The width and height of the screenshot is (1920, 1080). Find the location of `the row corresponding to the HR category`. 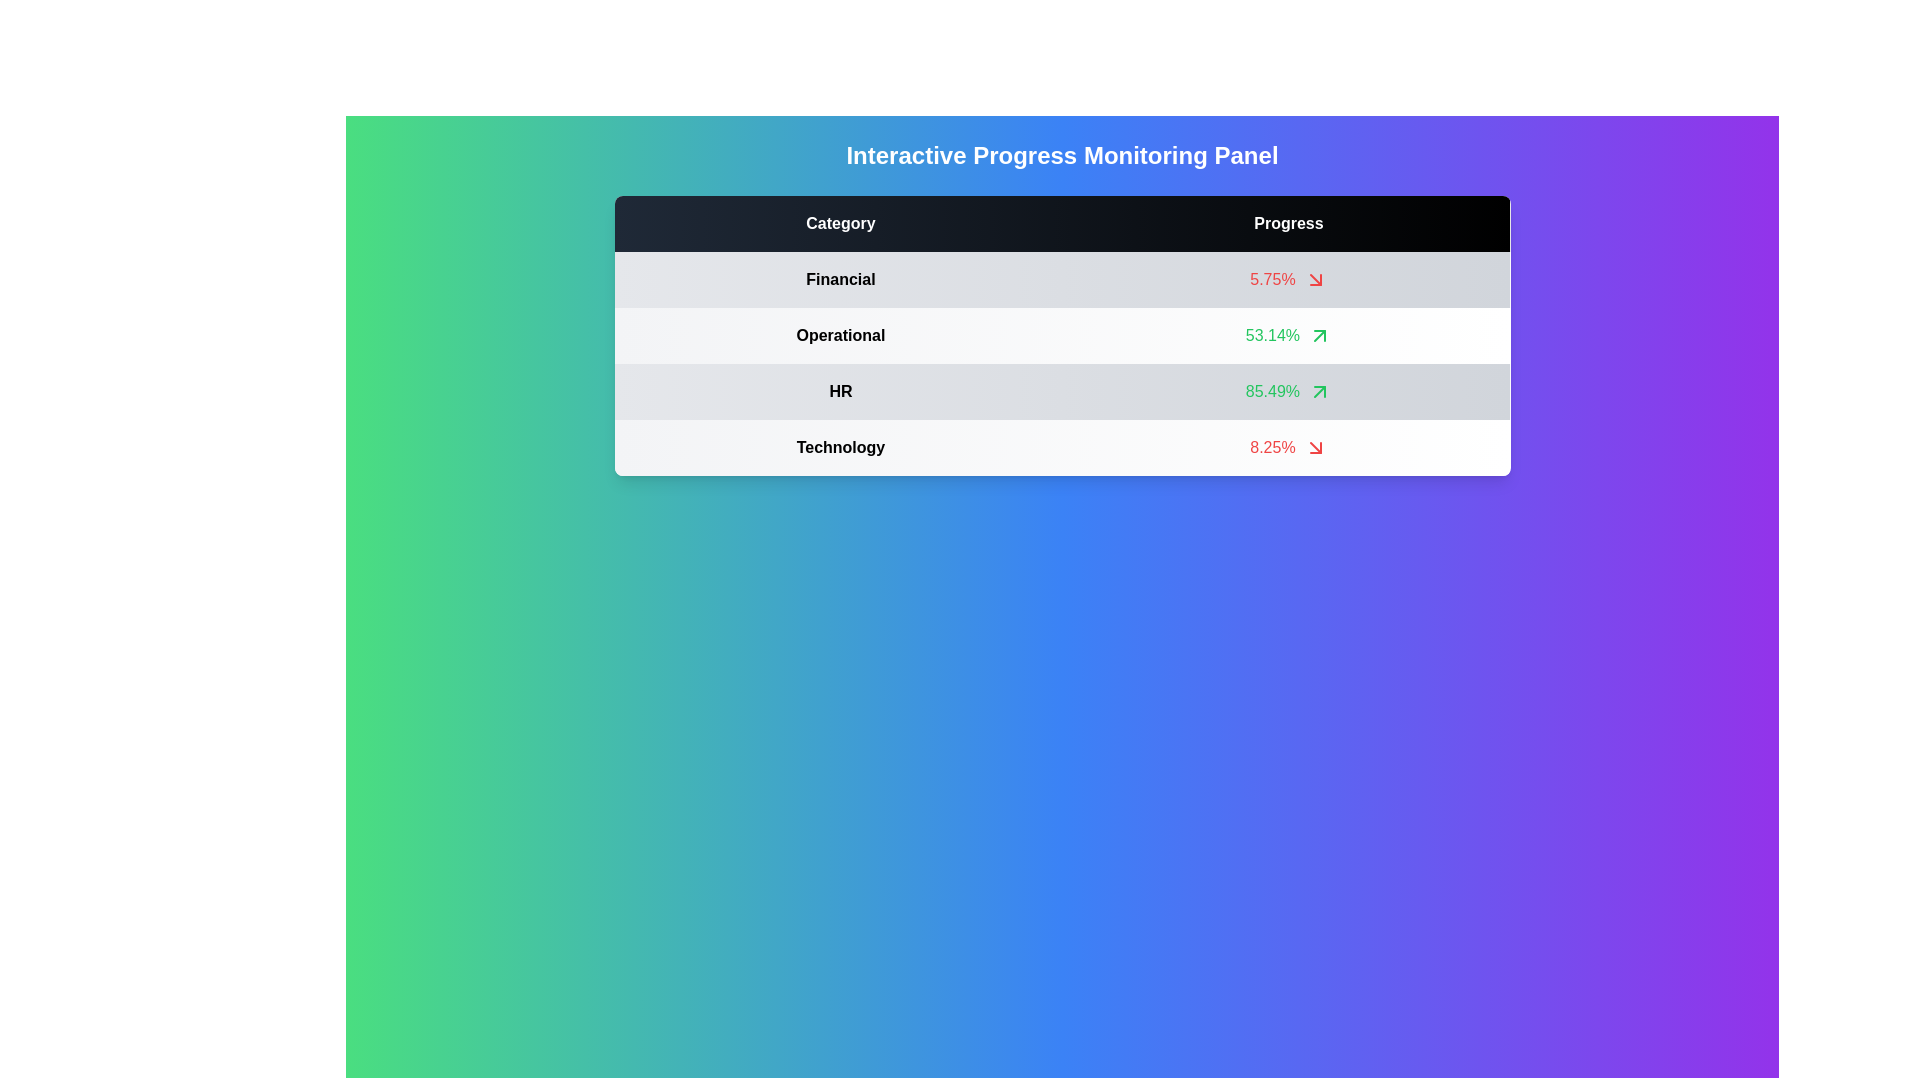

the row corresponding to the HR category is located at coordinates (1288, 392).